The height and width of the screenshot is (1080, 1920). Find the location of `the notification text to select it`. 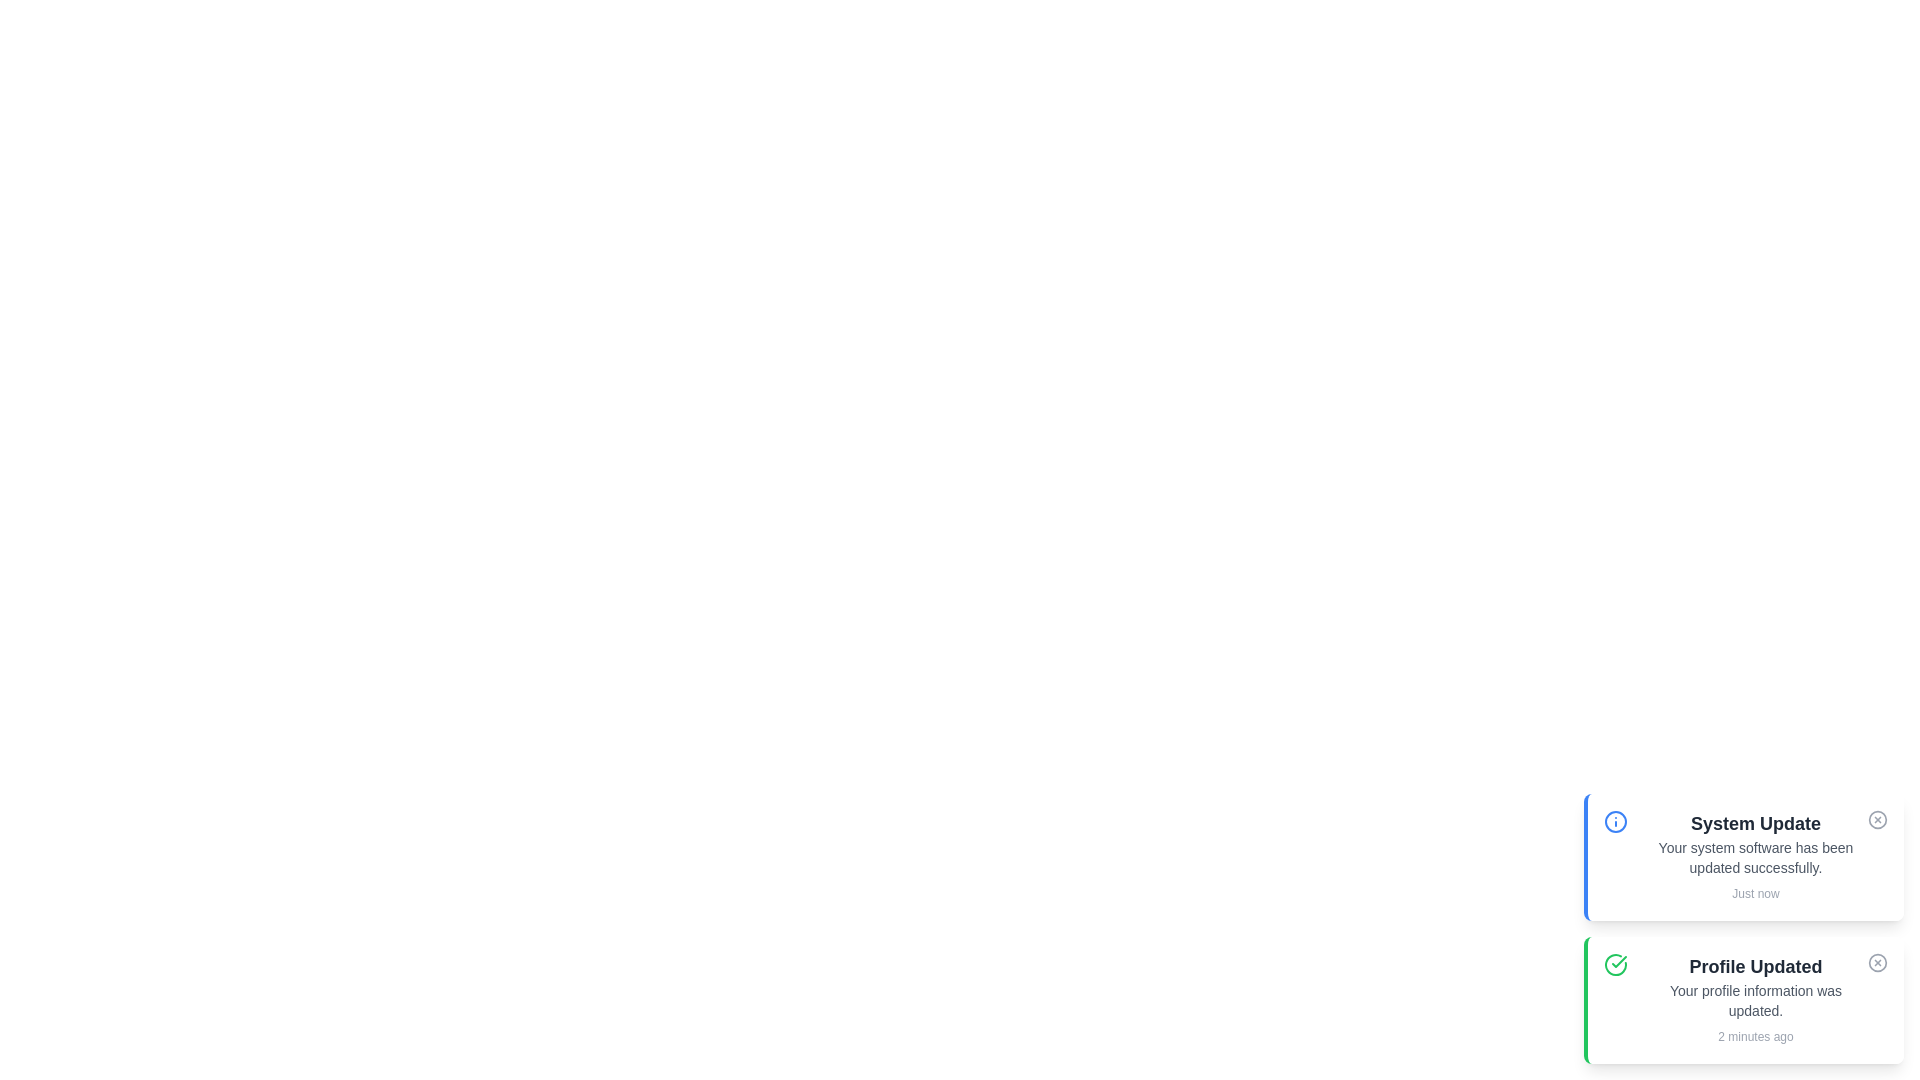

the notification text to select it is located at coordinates (1755, 855).